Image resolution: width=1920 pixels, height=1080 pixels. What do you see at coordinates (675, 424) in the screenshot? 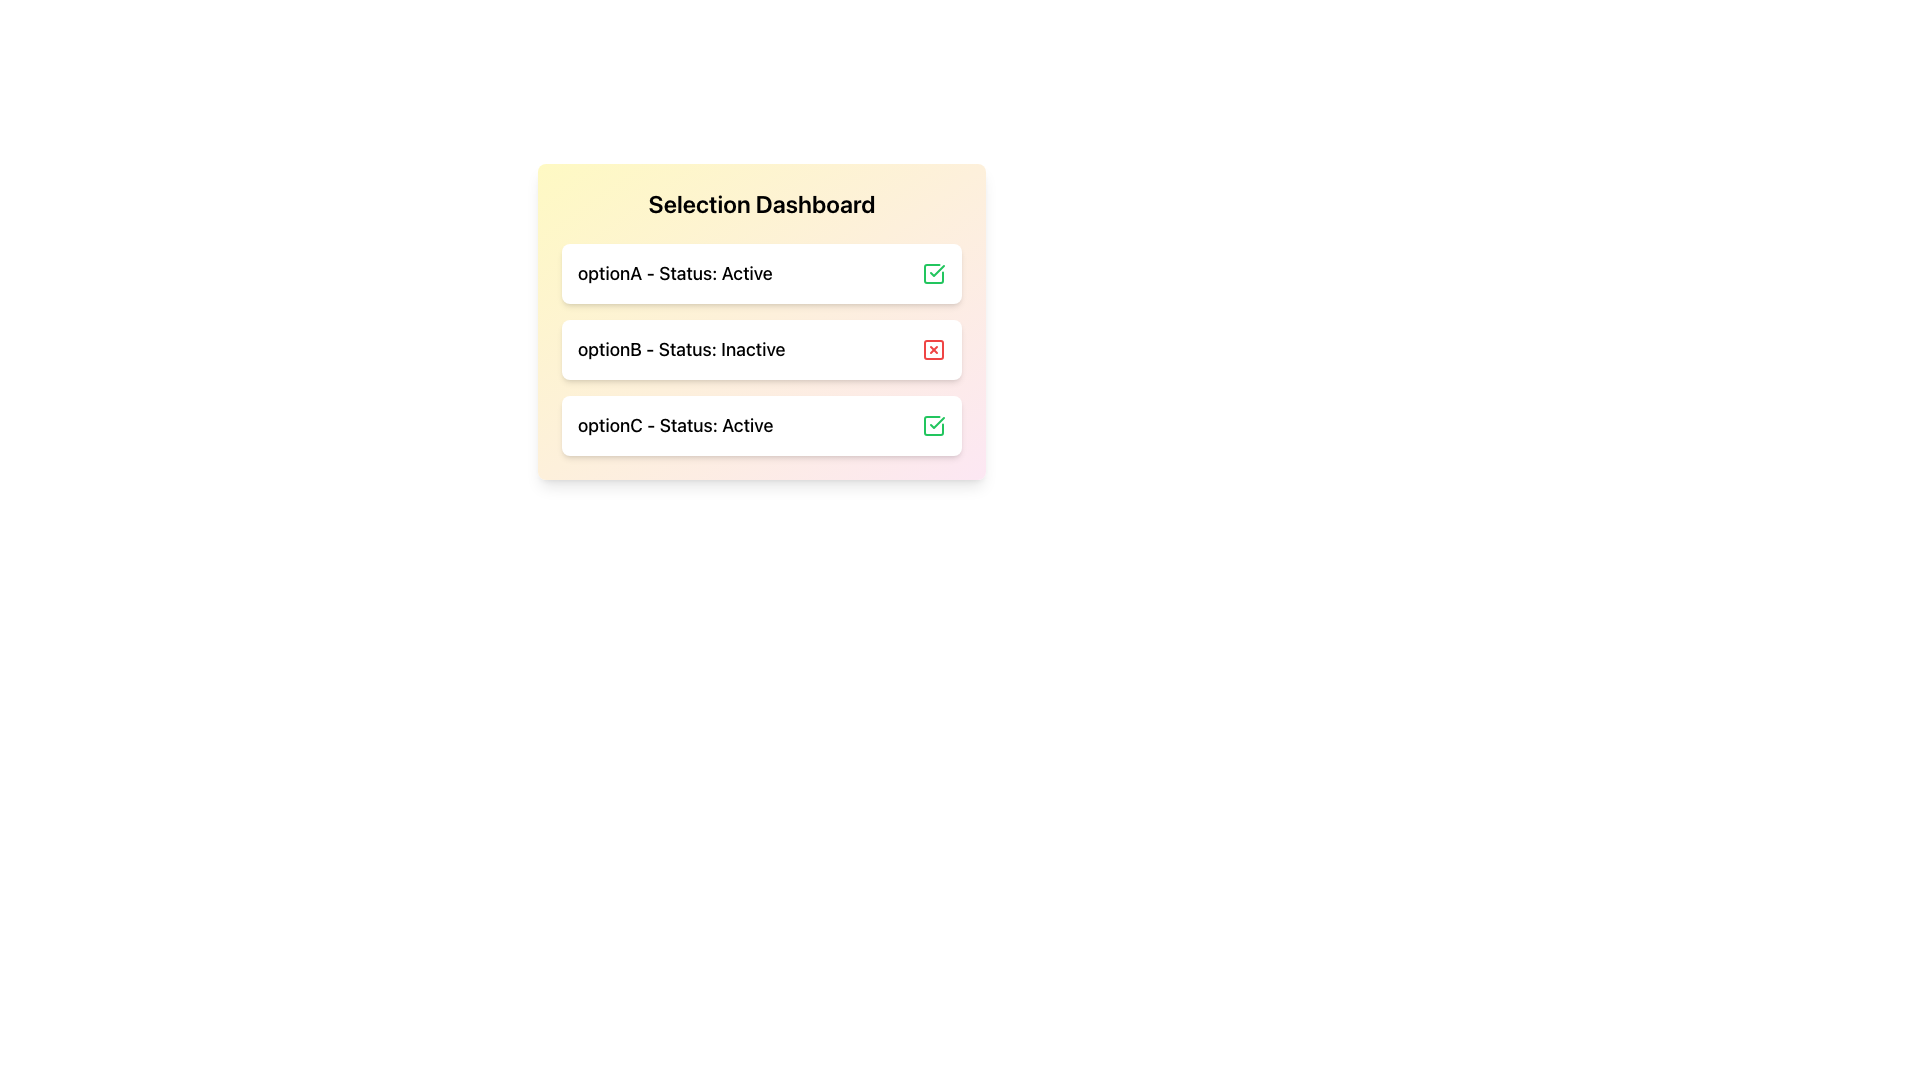
I see `the text label for 'optionC' which indicates its status as 'Active', positioned below 'optionB - Status: Inactive' and accompanied by a green checkmark icon` at bounding box center [675, 424].